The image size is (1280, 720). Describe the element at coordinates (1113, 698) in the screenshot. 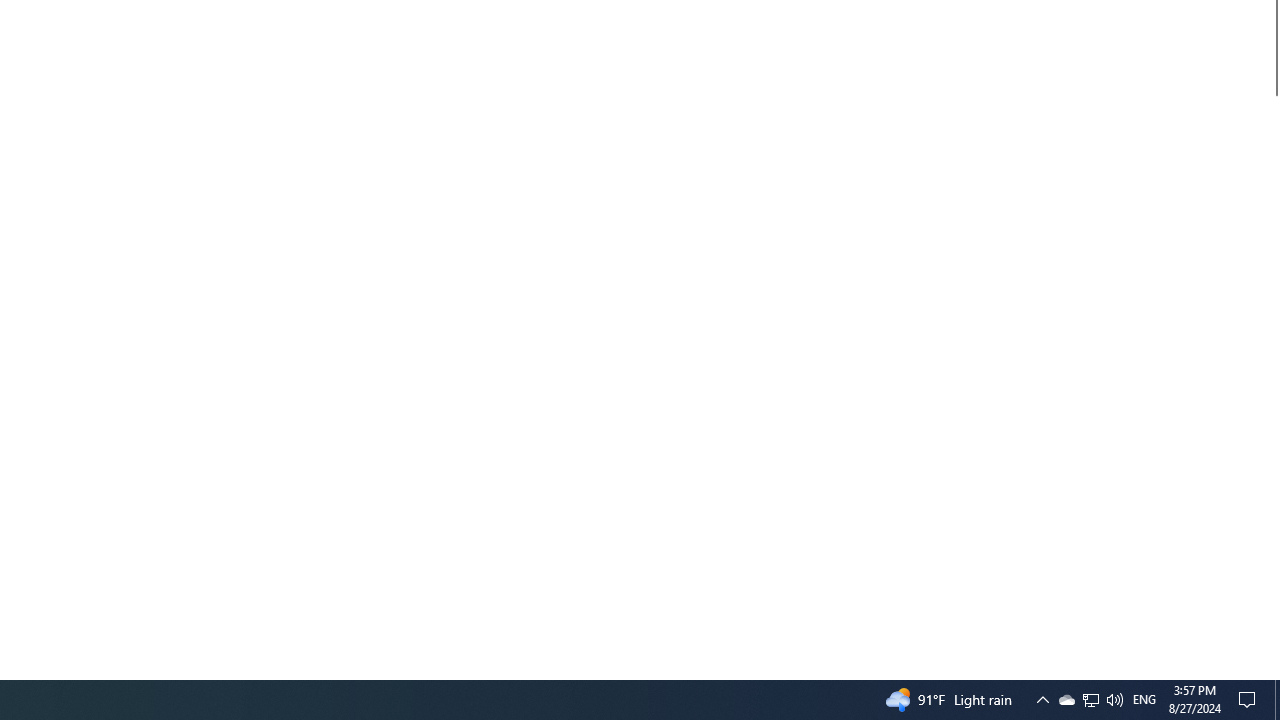

I see `'Tray Input Indicator - English (United States)'` at that location.